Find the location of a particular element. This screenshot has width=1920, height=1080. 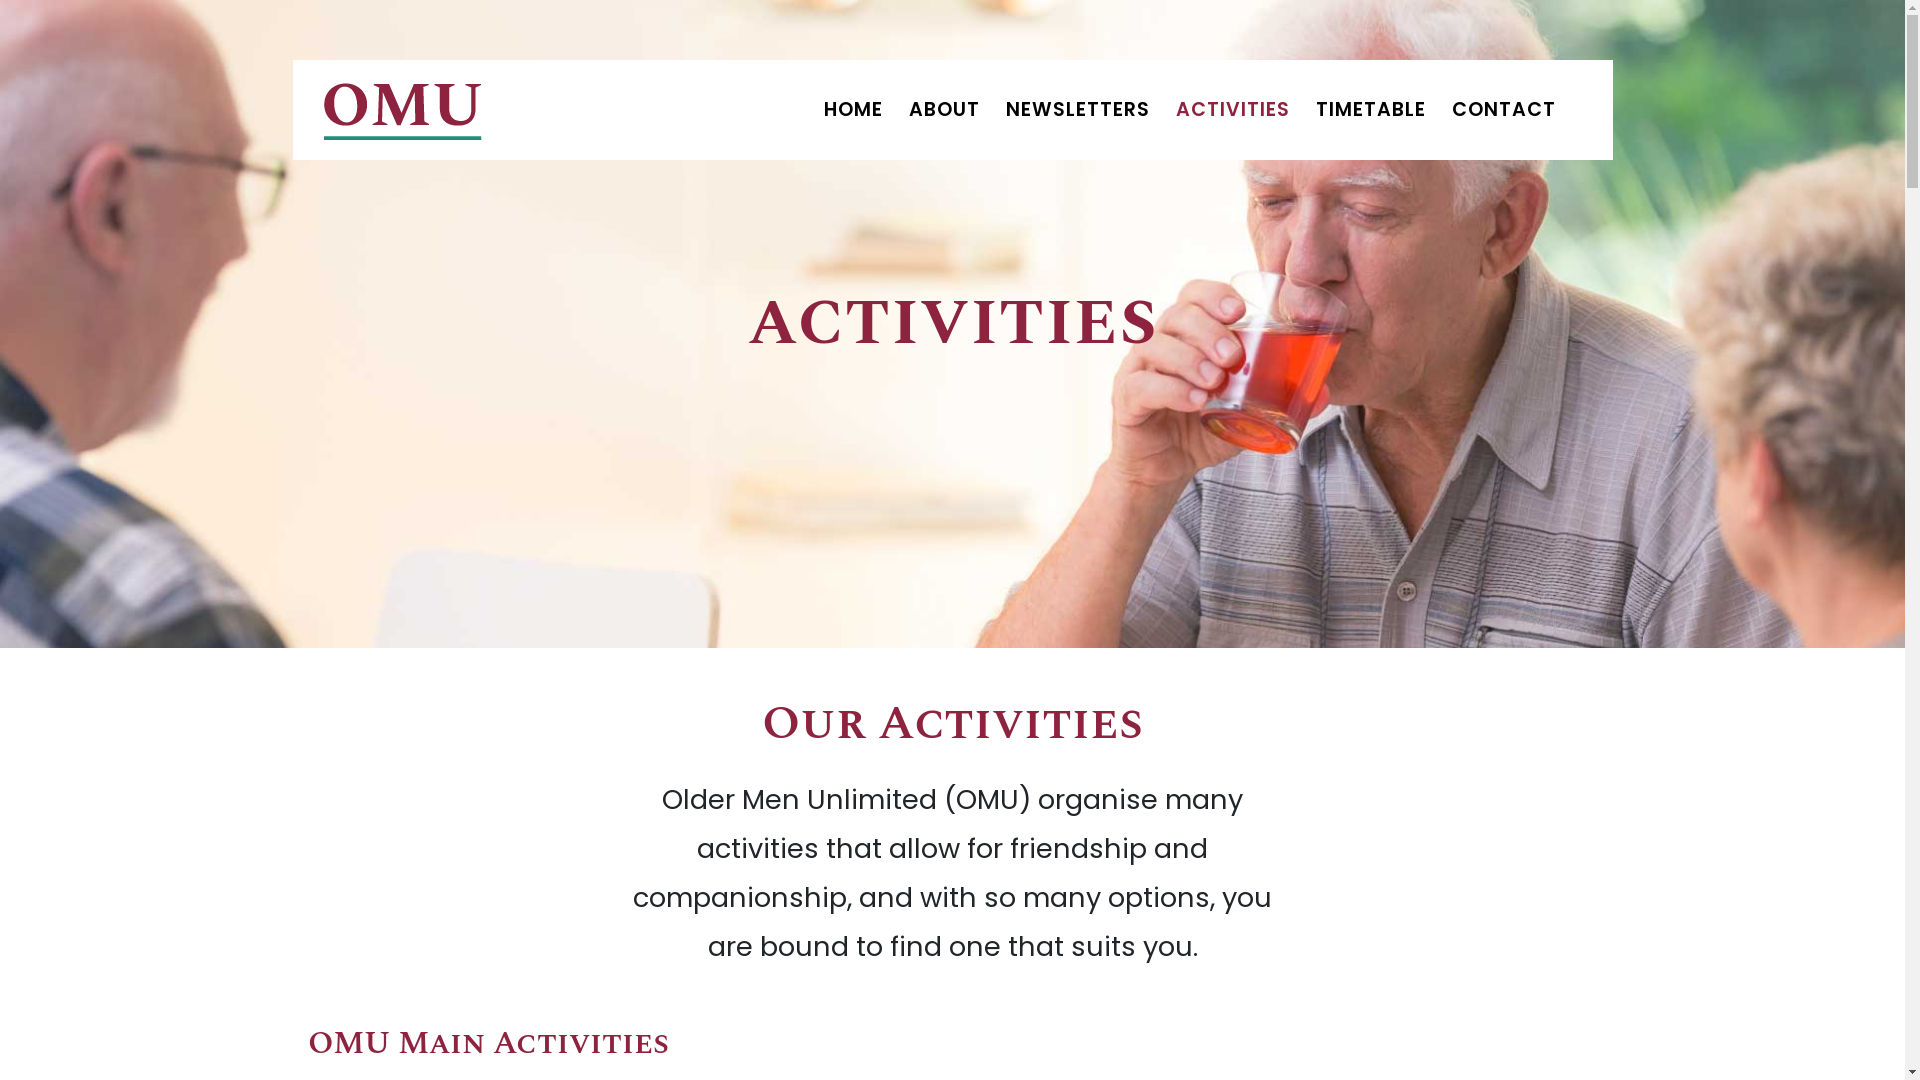

'ABOUT' is located at coordinates (942, 110).